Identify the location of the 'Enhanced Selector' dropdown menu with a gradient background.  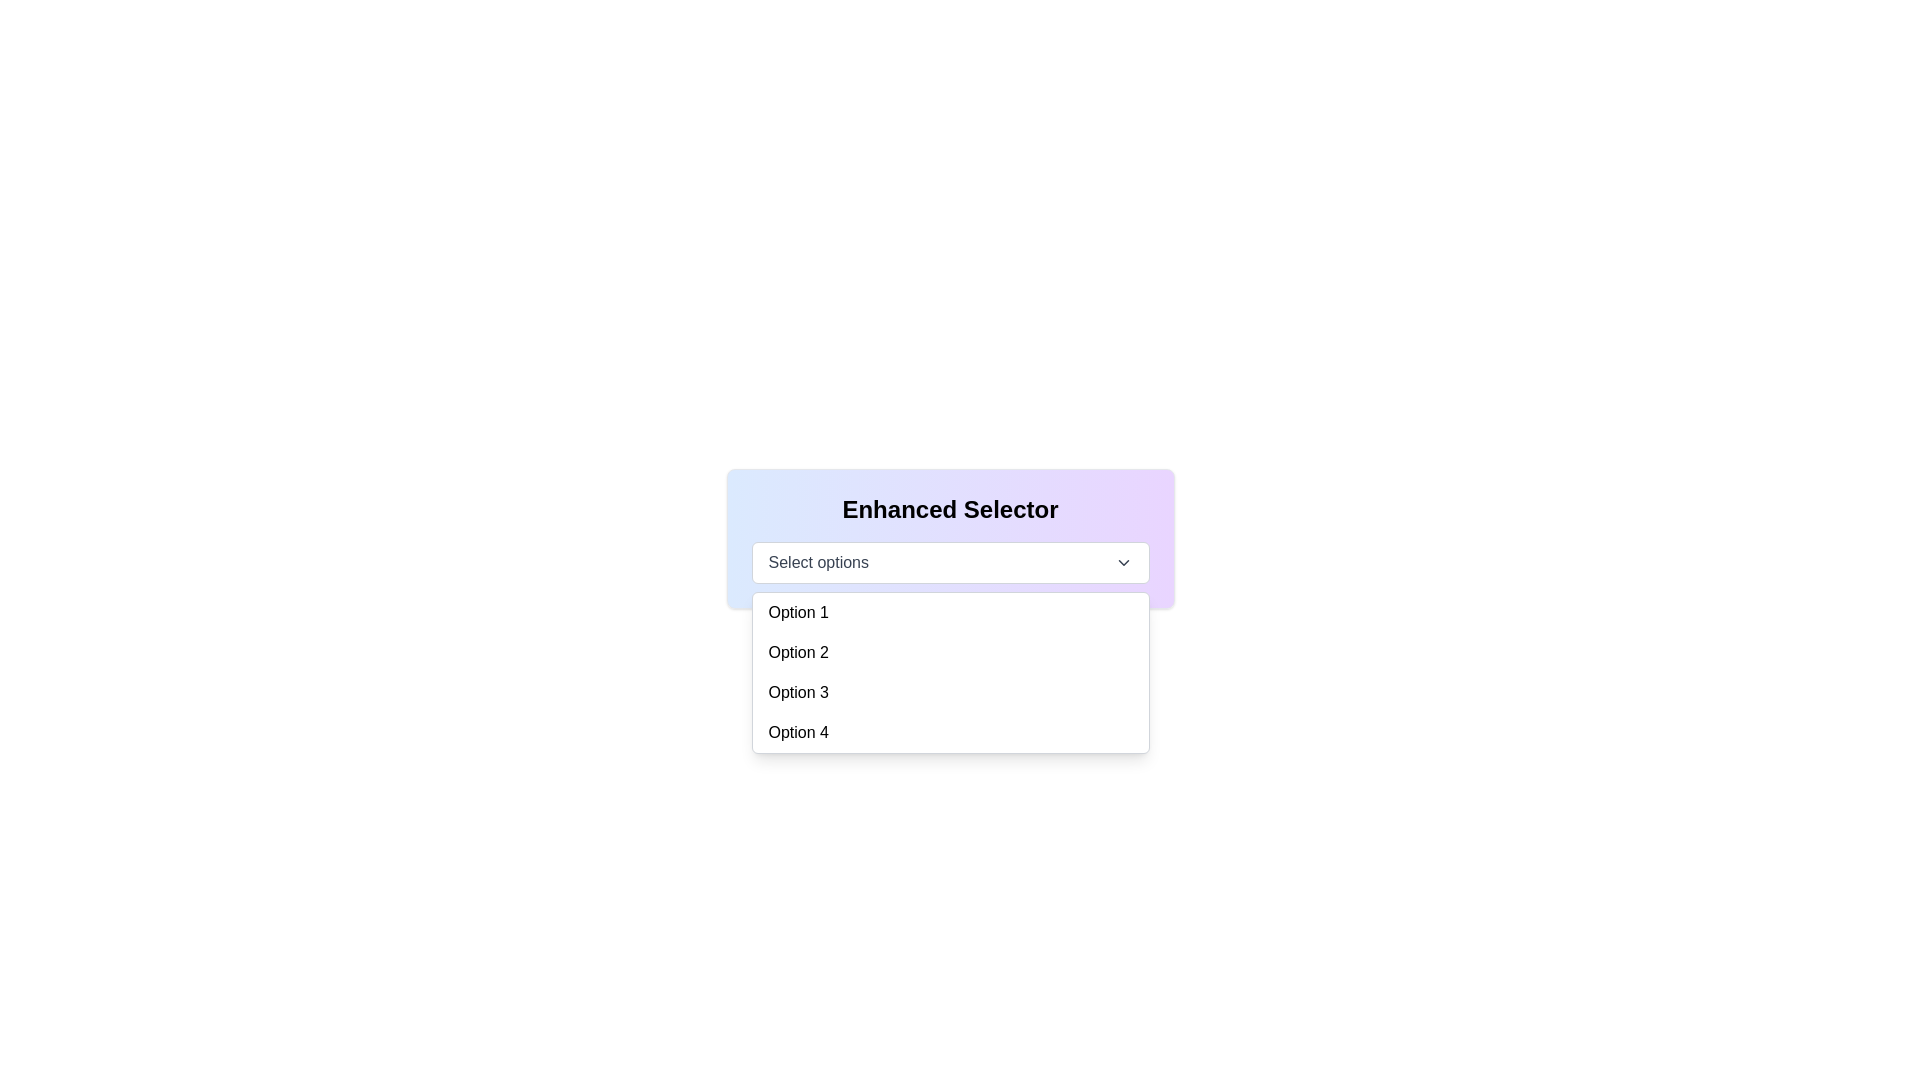
(949, 538).